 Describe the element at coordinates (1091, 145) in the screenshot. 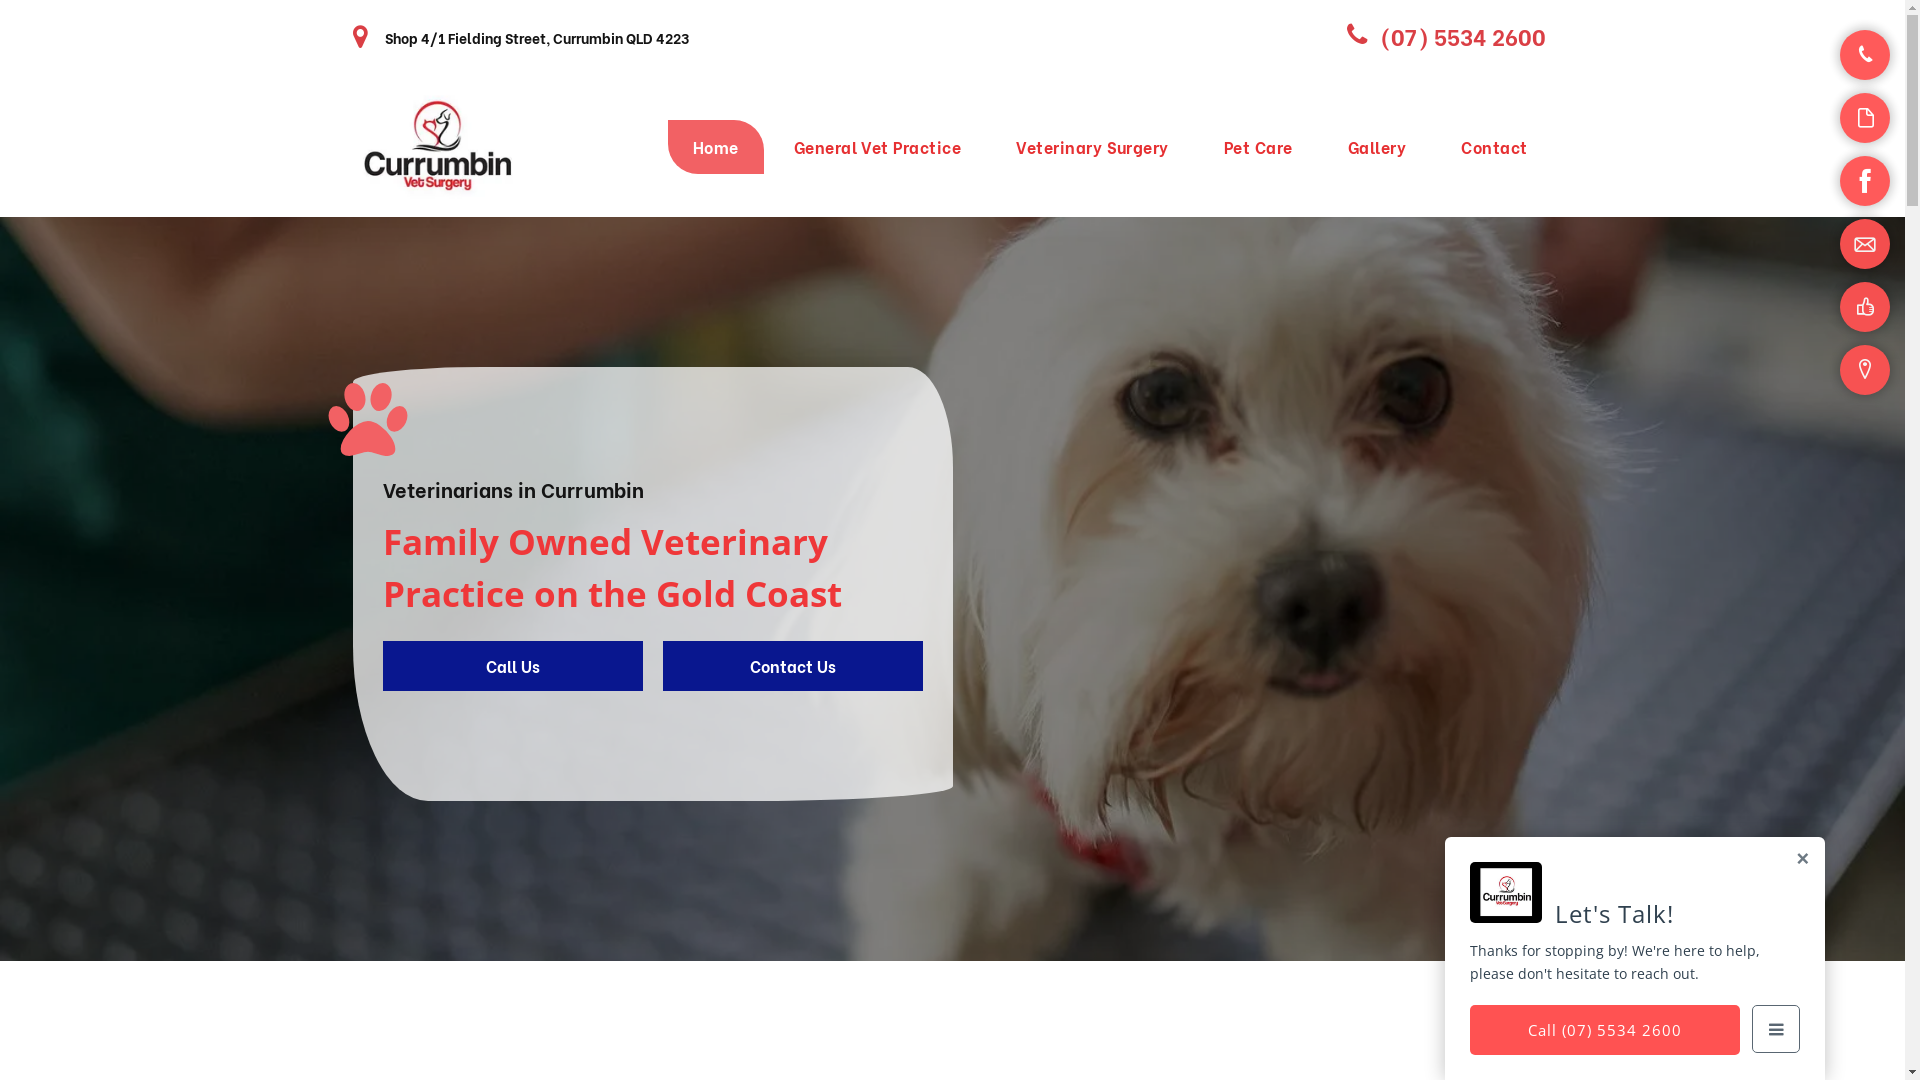

I see `'Veterinary Surgery'` at that location.